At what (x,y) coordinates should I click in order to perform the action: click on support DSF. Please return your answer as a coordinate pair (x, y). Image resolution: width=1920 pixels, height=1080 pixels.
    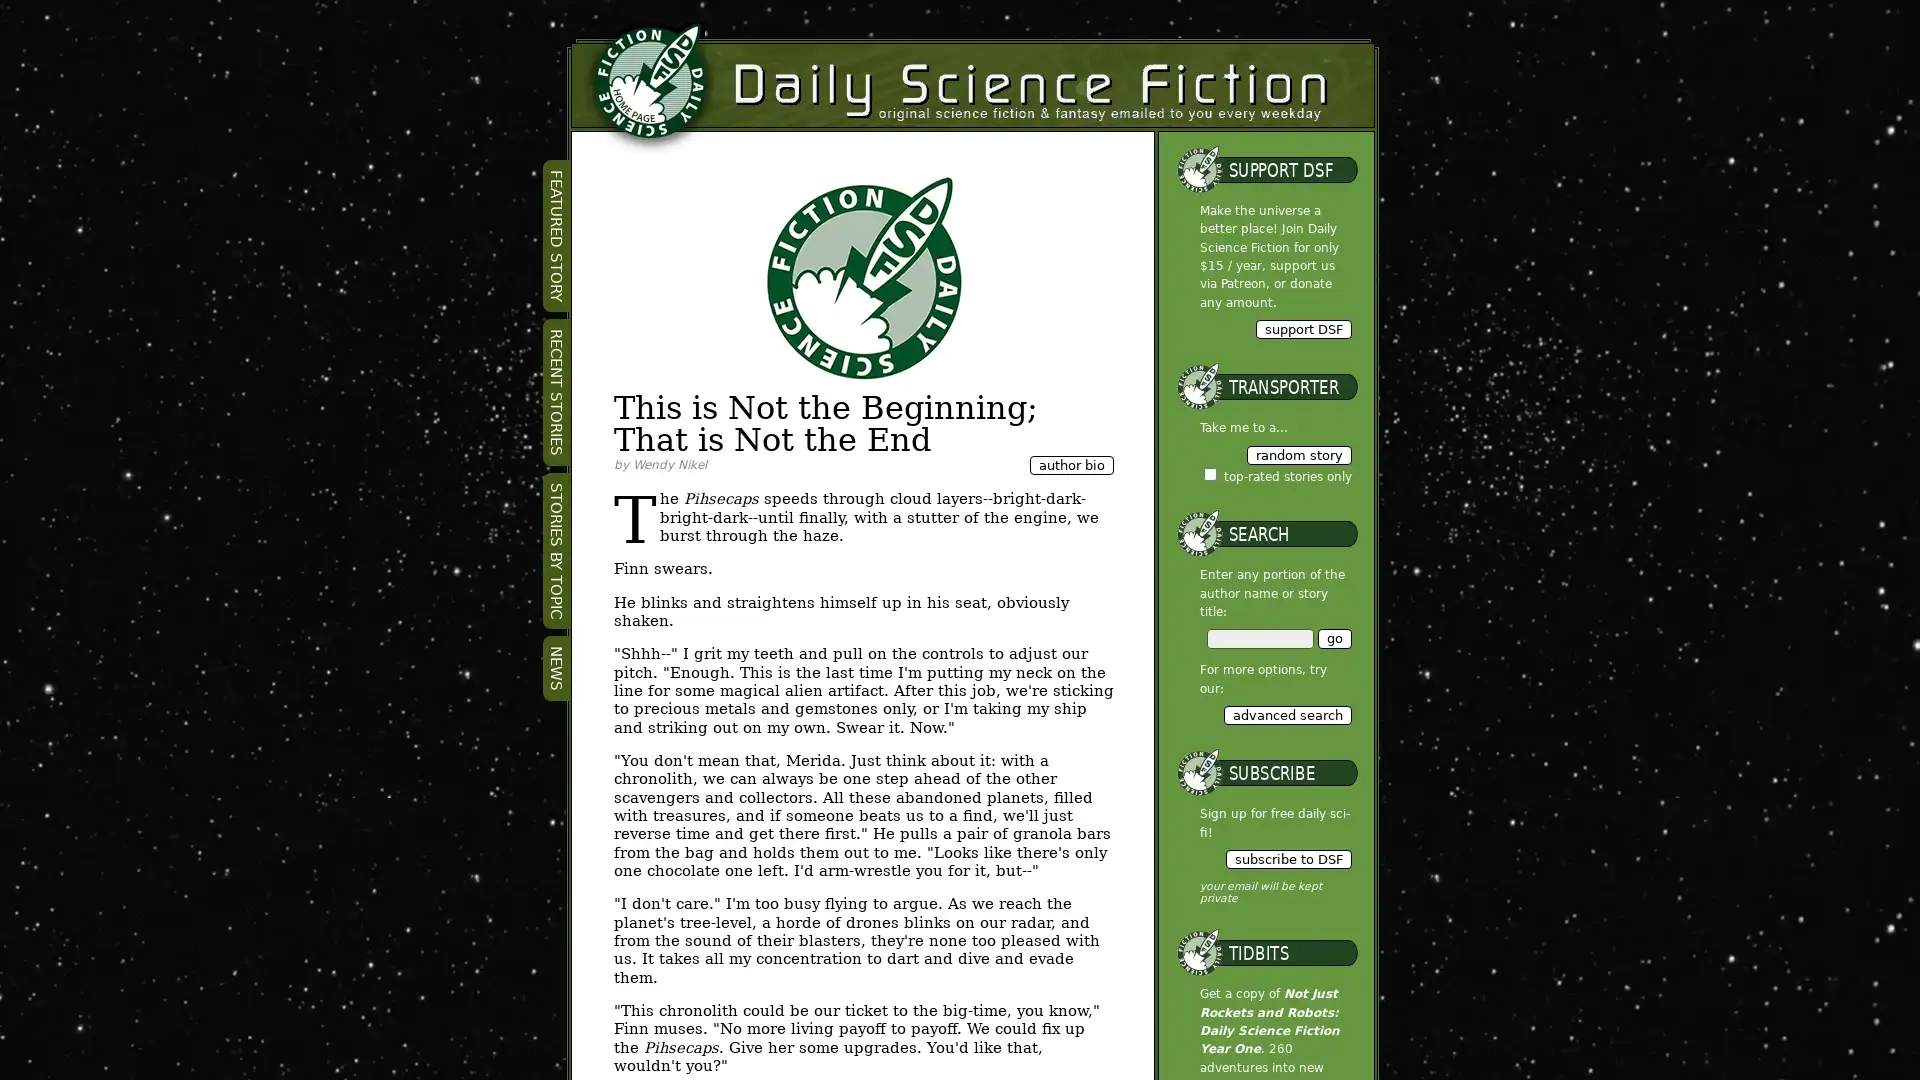
    Looking at the image, I should click on (1302, 327).